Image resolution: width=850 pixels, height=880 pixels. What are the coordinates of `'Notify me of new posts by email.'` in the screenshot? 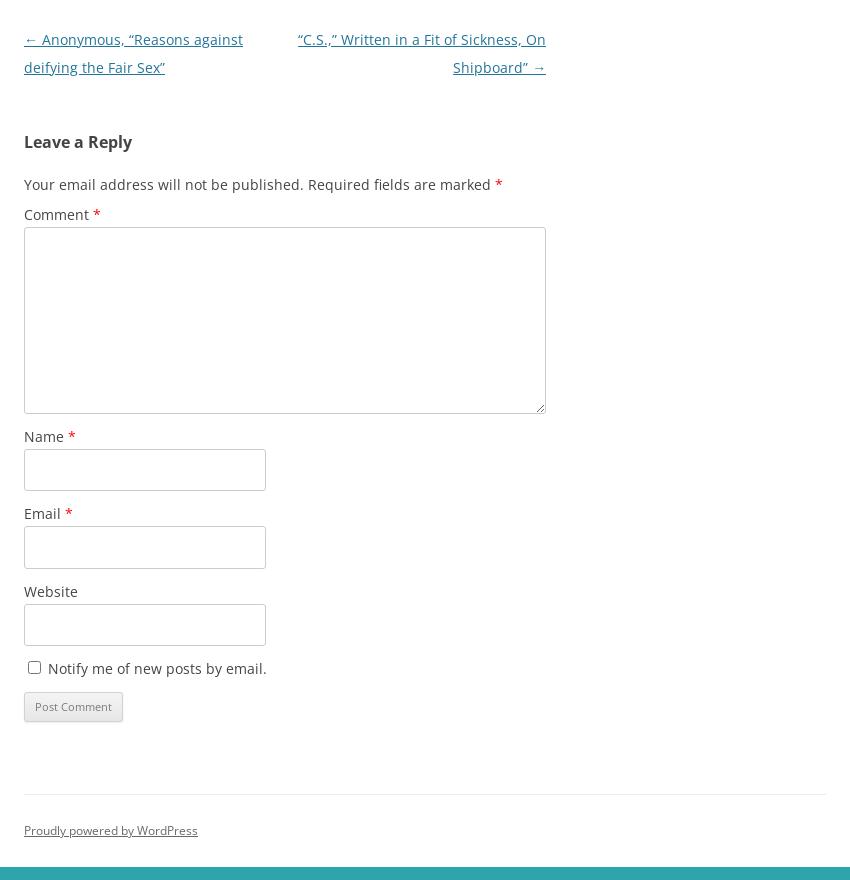 It's located at (157, 667).